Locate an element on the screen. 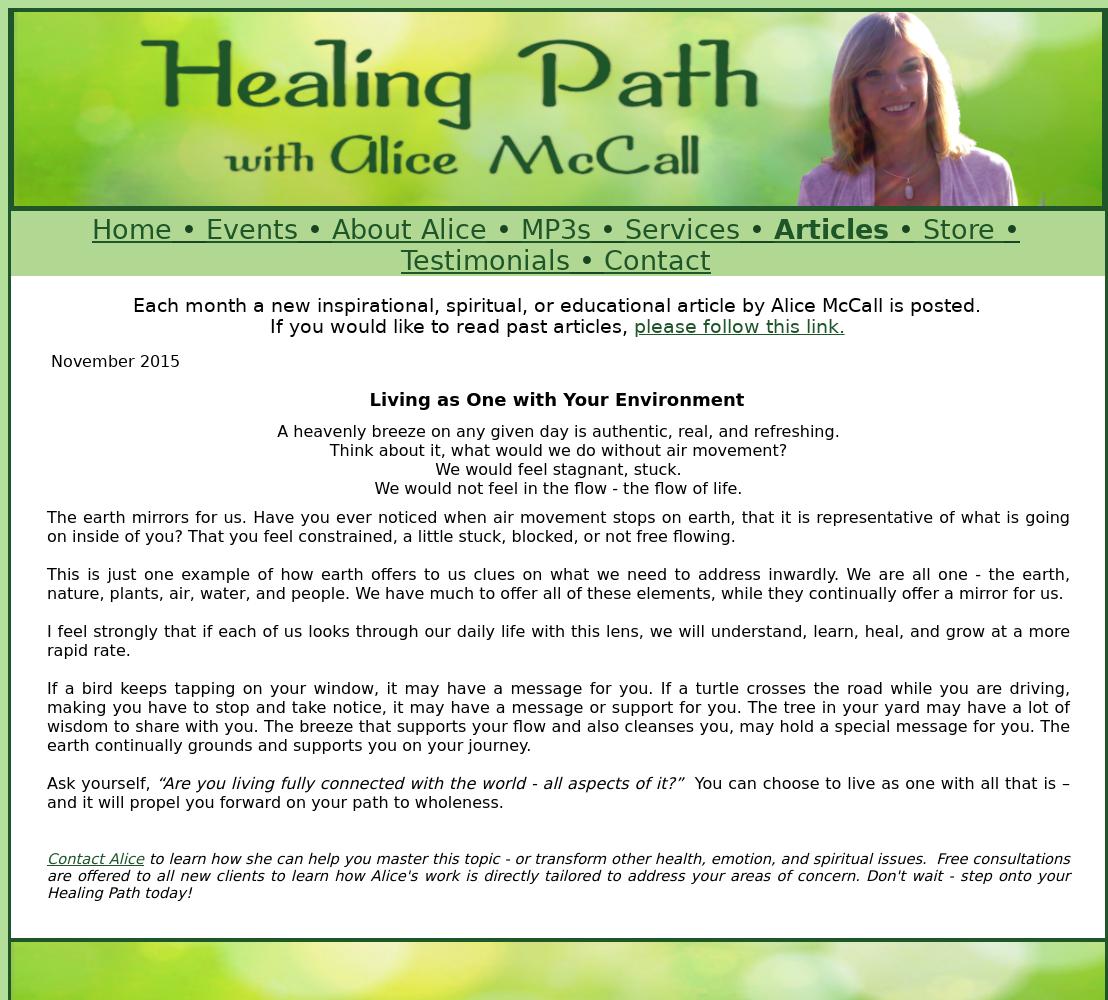  'Services' is located at coordinates (682, 228).